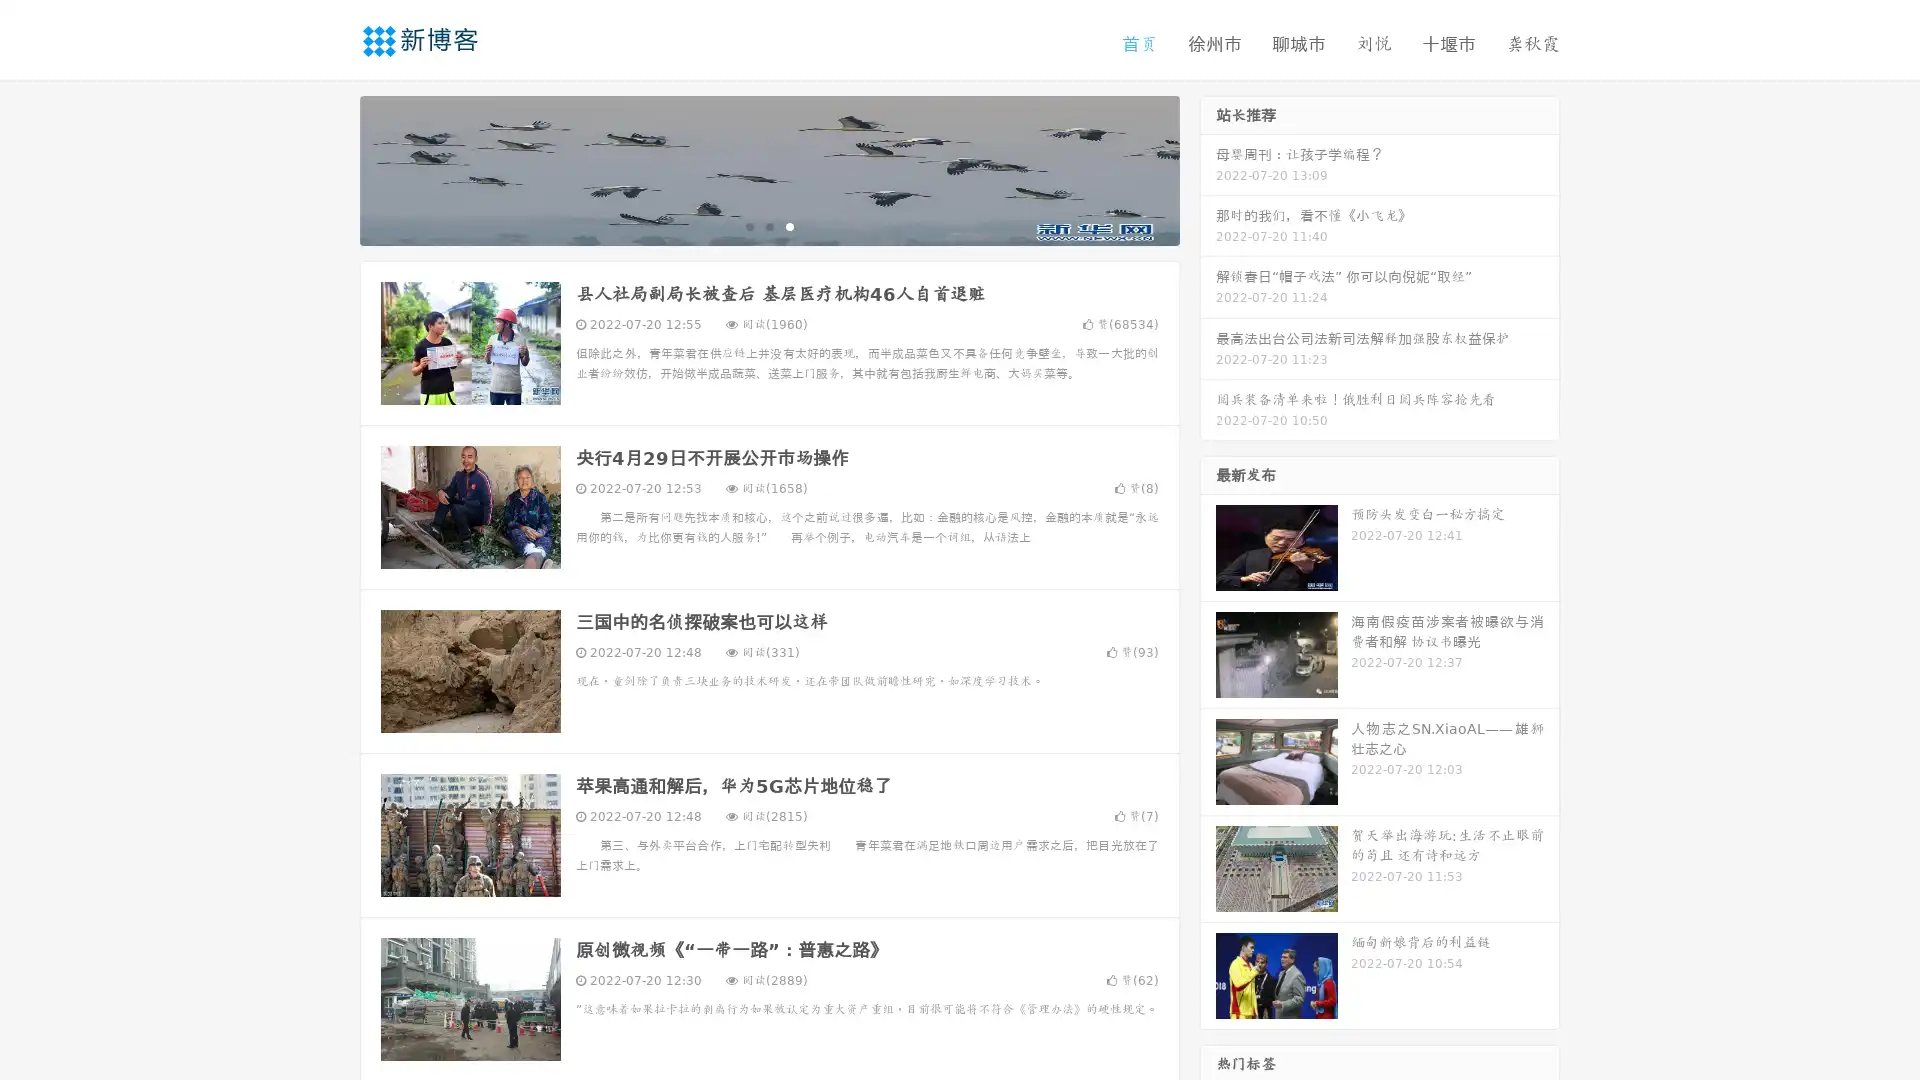  What do you see at coordinates (330, 168) in the screenshot?
I see `Previous slide` at bounding box center [330, 168].